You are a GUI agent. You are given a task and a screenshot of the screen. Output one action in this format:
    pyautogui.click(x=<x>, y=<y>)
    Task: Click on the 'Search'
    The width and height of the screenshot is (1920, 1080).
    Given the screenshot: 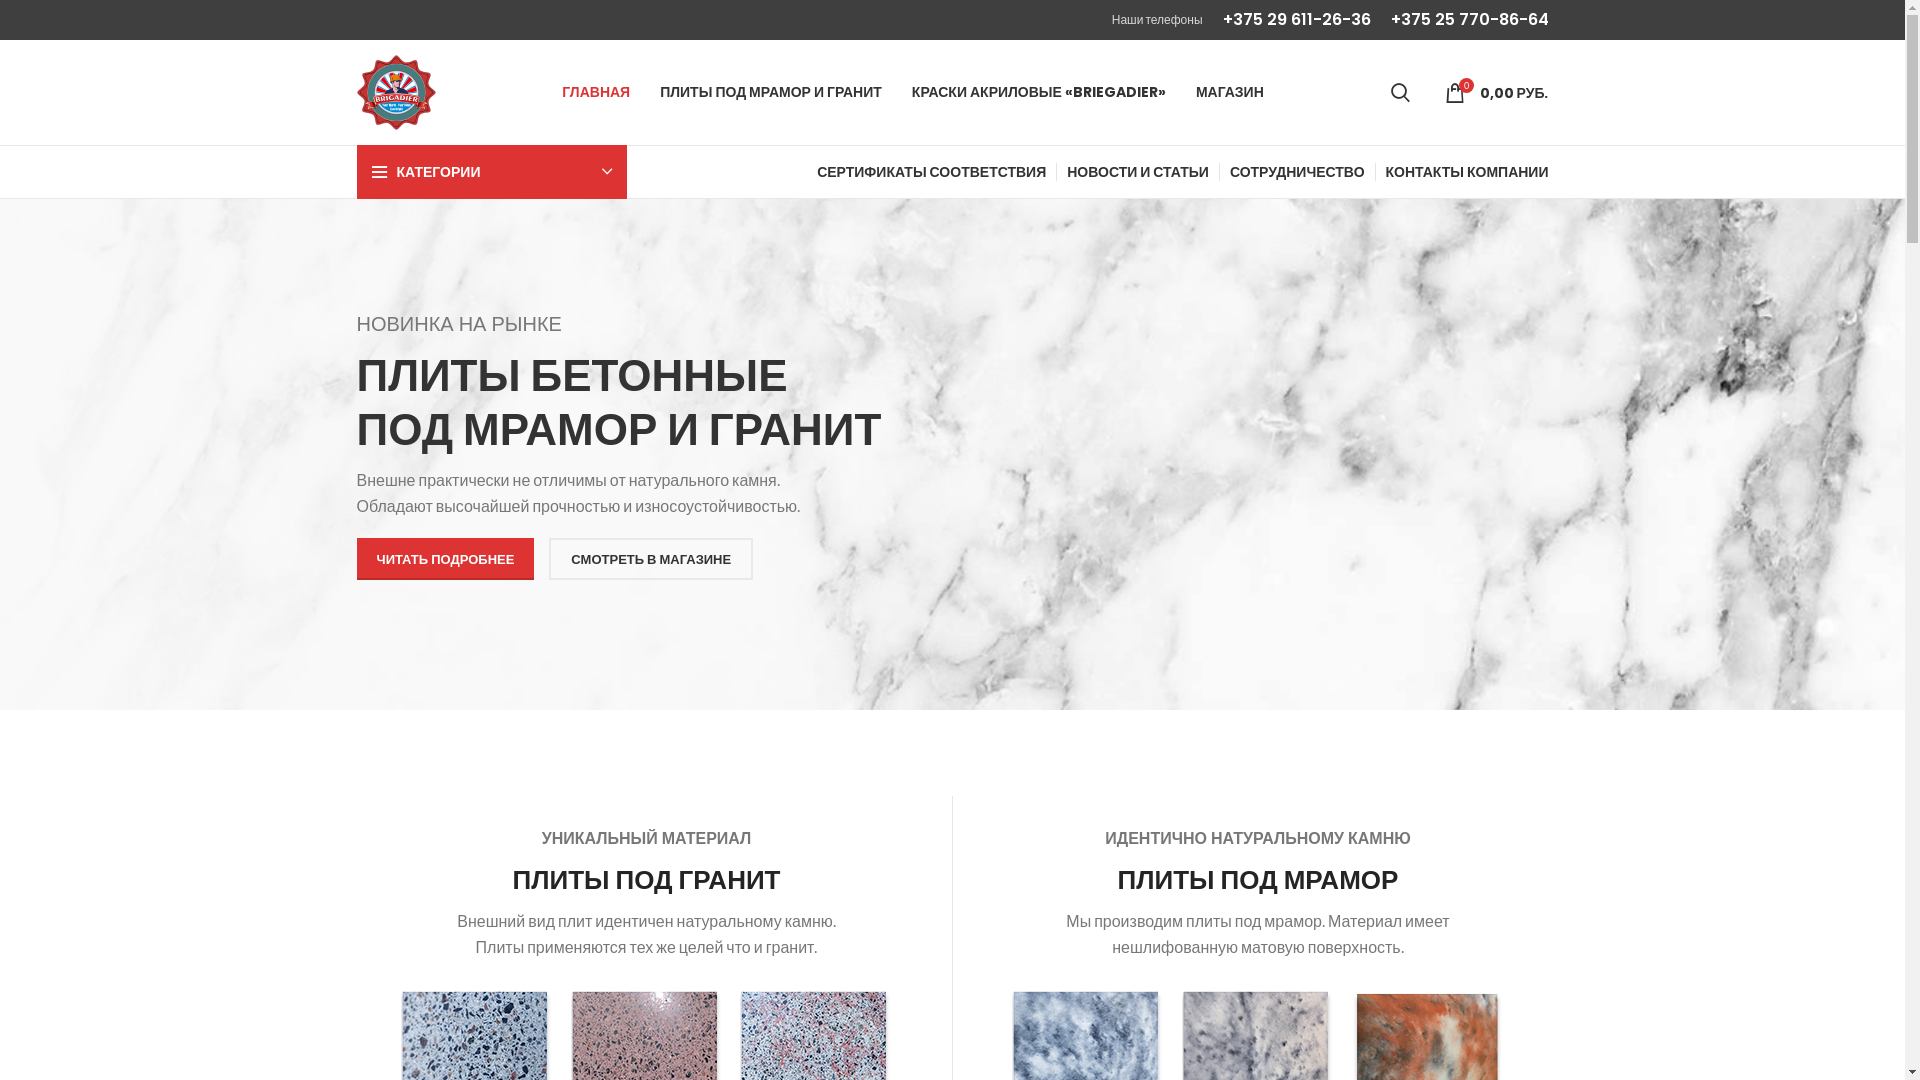 What is the action you would take?
    pyautogui.click(x=1399, y=92)
    